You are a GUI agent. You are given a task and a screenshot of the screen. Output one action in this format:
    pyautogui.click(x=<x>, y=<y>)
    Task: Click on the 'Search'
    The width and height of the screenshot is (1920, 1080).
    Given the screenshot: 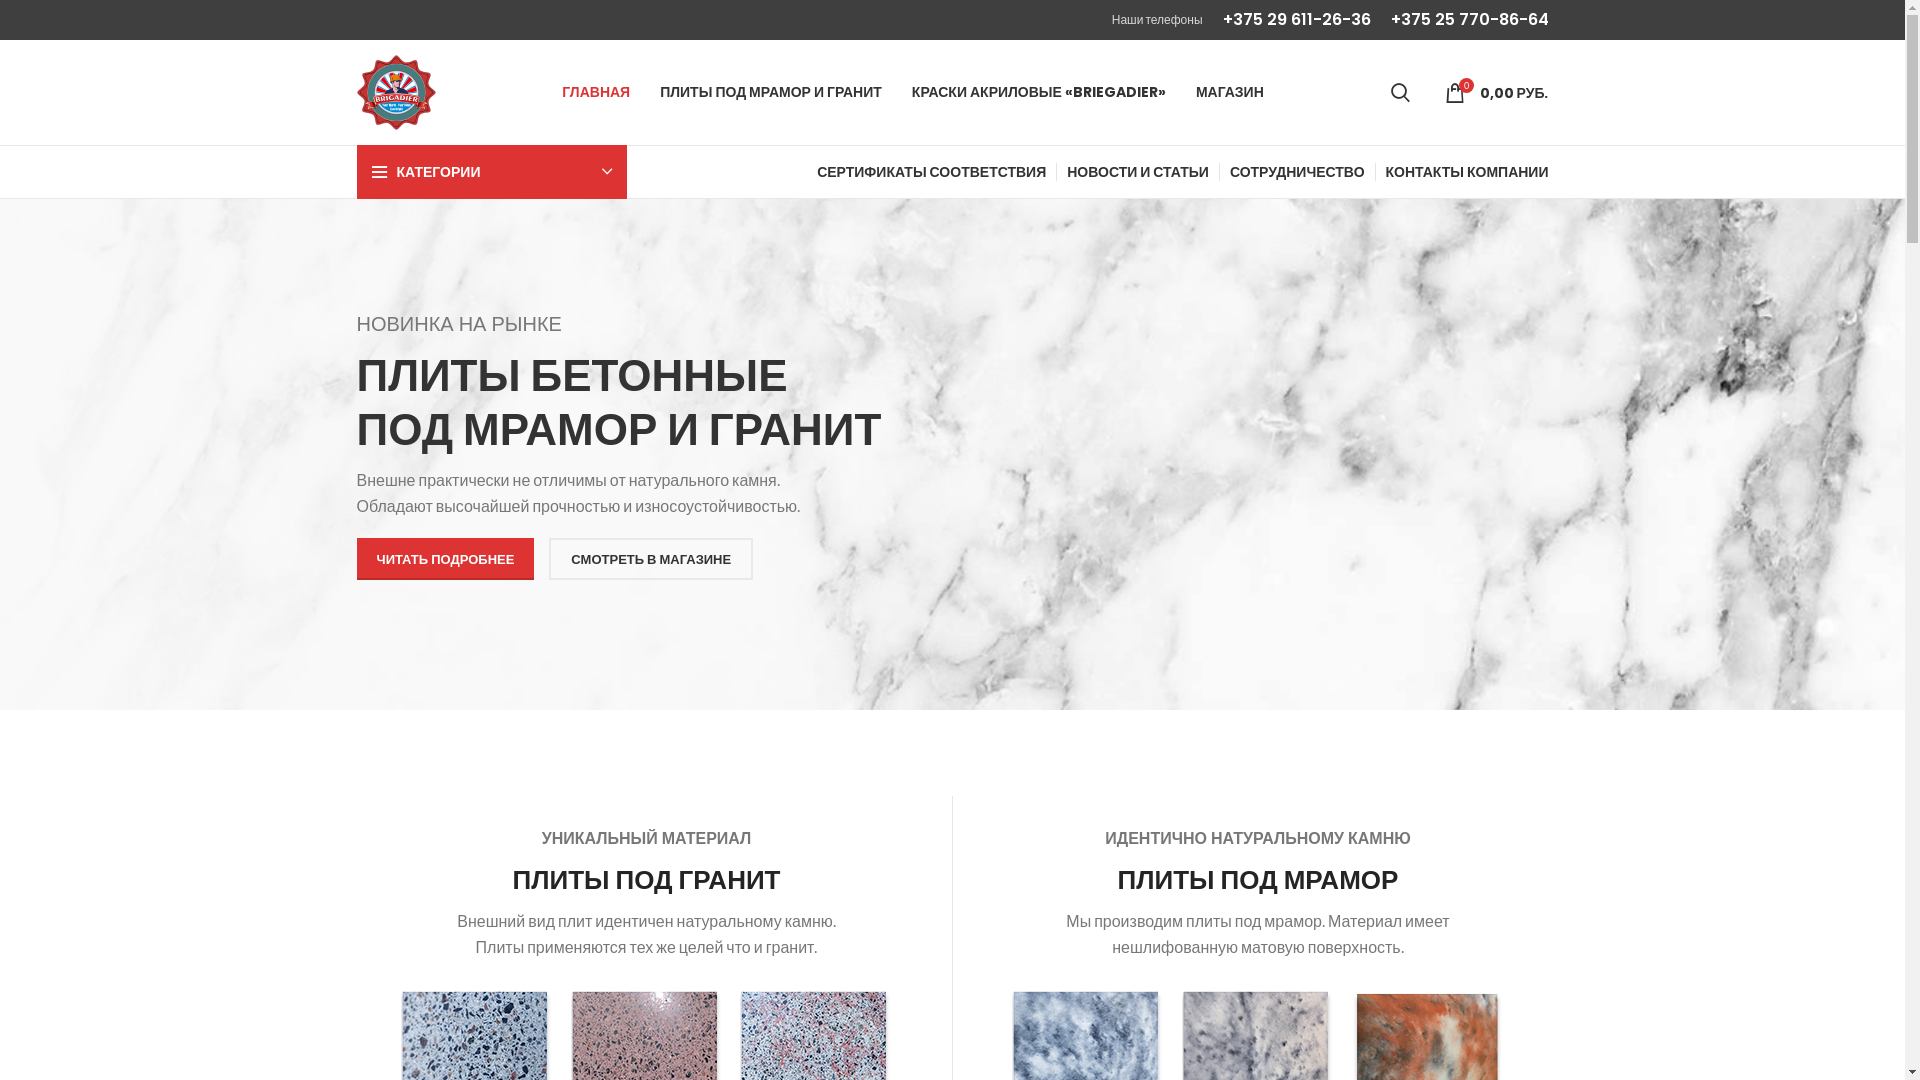 What is the action you would take?
    pyautogui.click(x=1399, y=92)
    